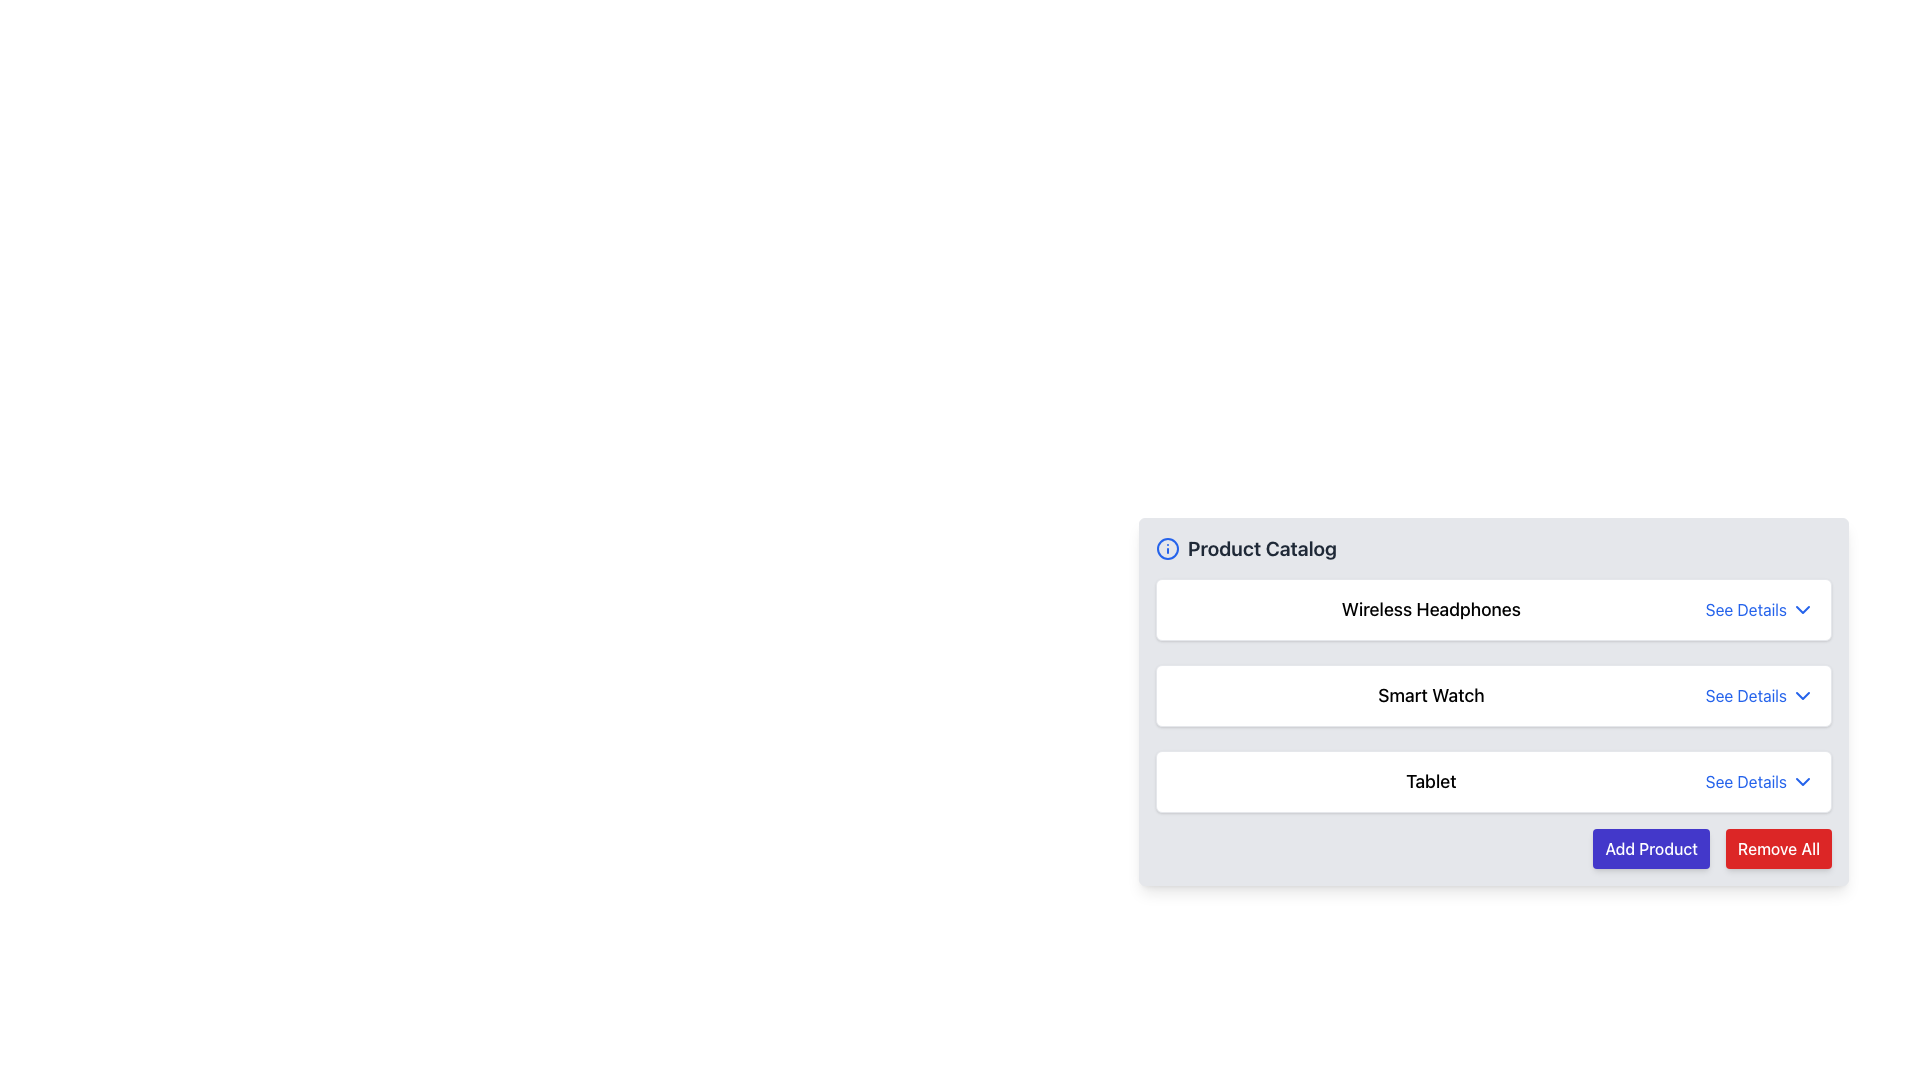 Image resolution: width=1920 pixels, height=1080 pixels. I want to click on the 'Add Product' button located at the bottom-right of the product catalog interface, so click(1651, 848).